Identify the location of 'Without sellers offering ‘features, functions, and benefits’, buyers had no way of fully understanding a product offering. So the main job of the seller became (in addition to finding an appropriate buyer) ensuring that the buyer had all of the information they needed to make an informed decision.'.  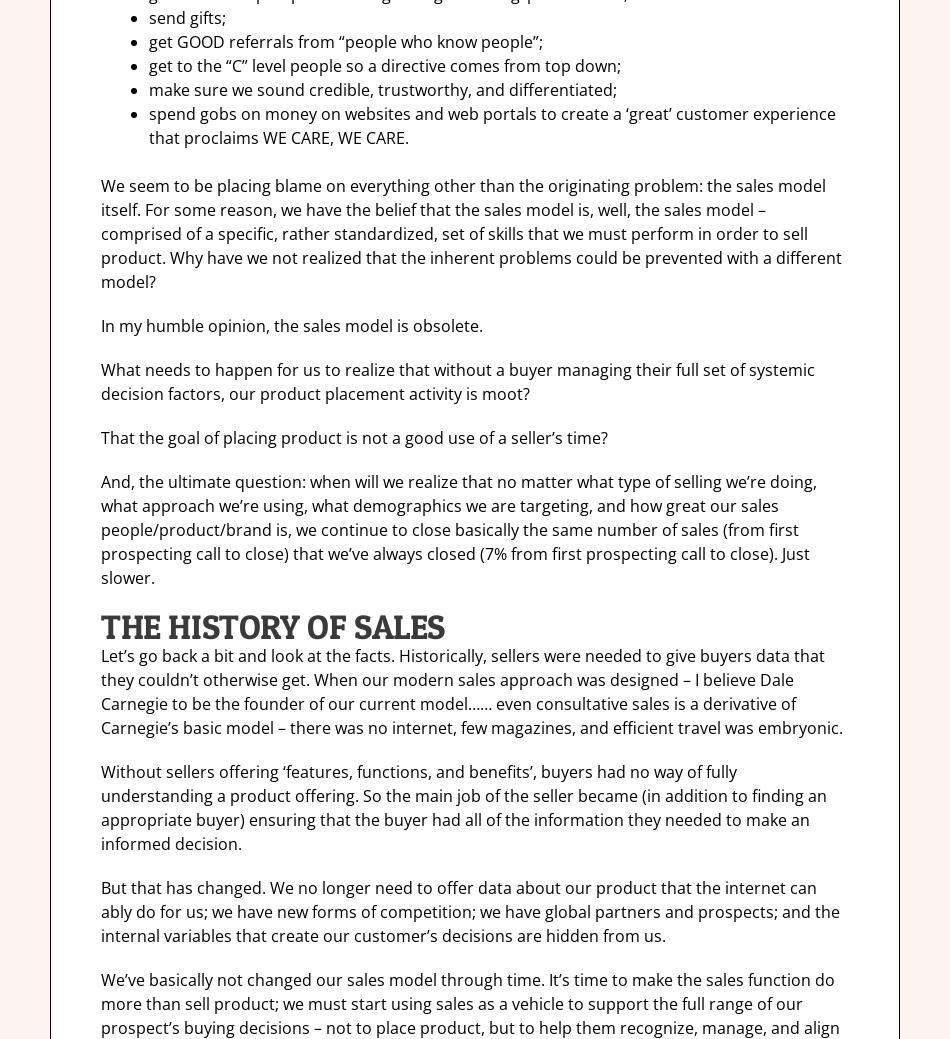
(462, 807).